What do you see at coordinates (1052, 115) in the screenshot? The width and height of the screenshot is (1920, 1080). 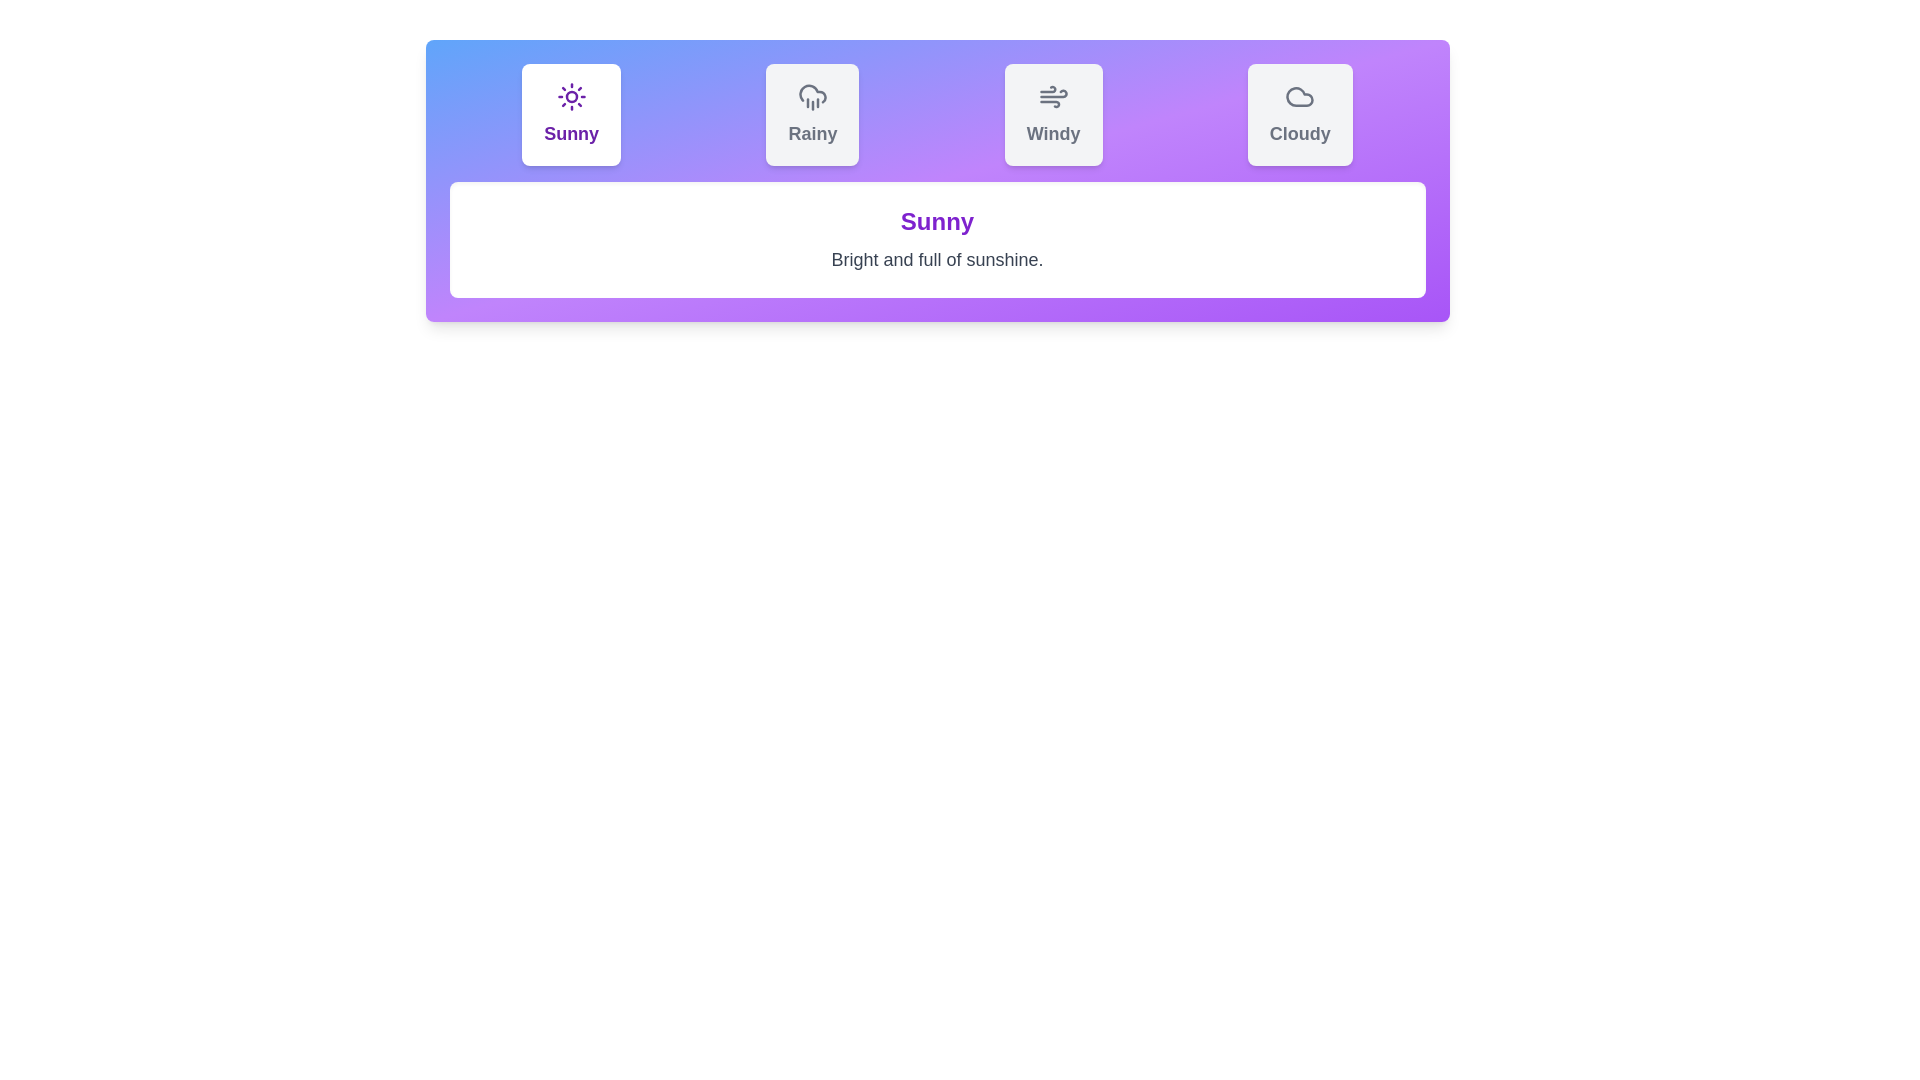 I see `the Windy tab to view its weather condition` at bounding box center [1052, 115].